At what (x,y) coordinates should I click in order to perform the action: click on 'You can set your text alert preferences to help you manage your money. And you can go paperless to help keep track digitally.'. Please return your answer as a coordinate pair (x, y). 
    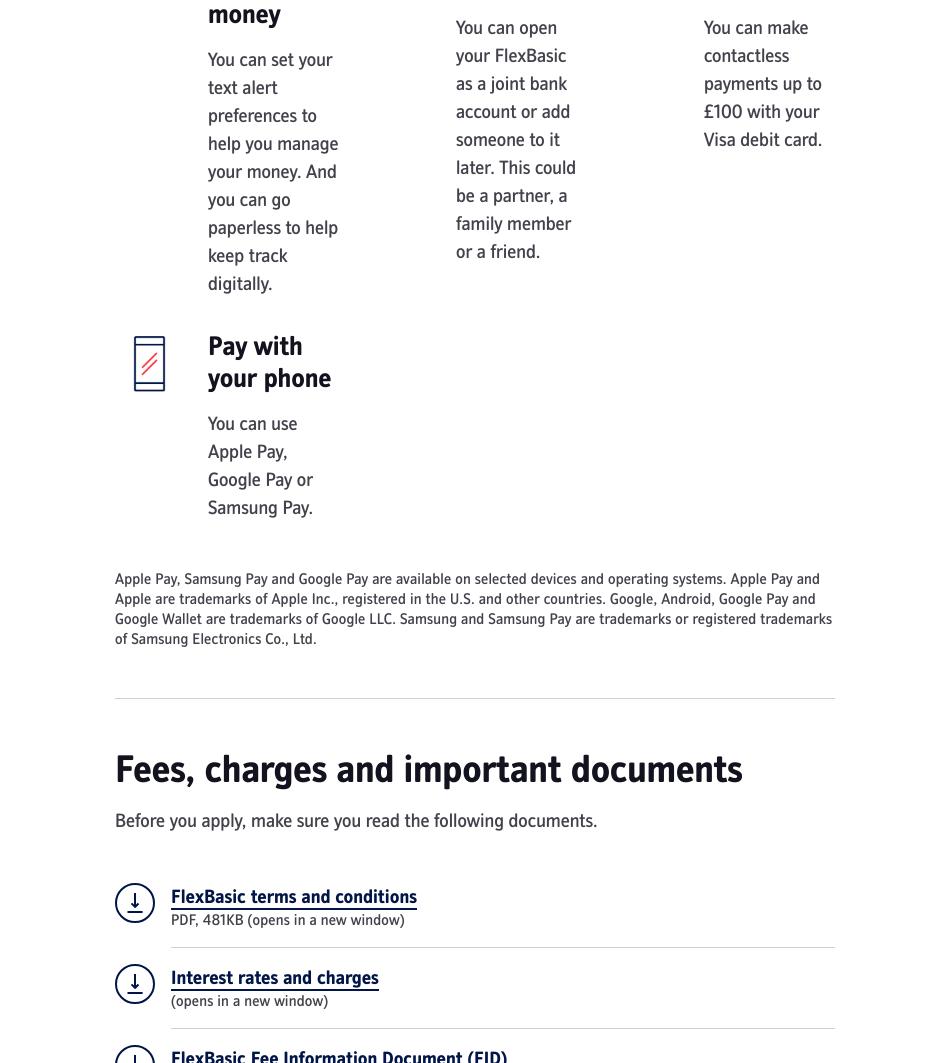
    Looking at the image, I should click on (272, 171).